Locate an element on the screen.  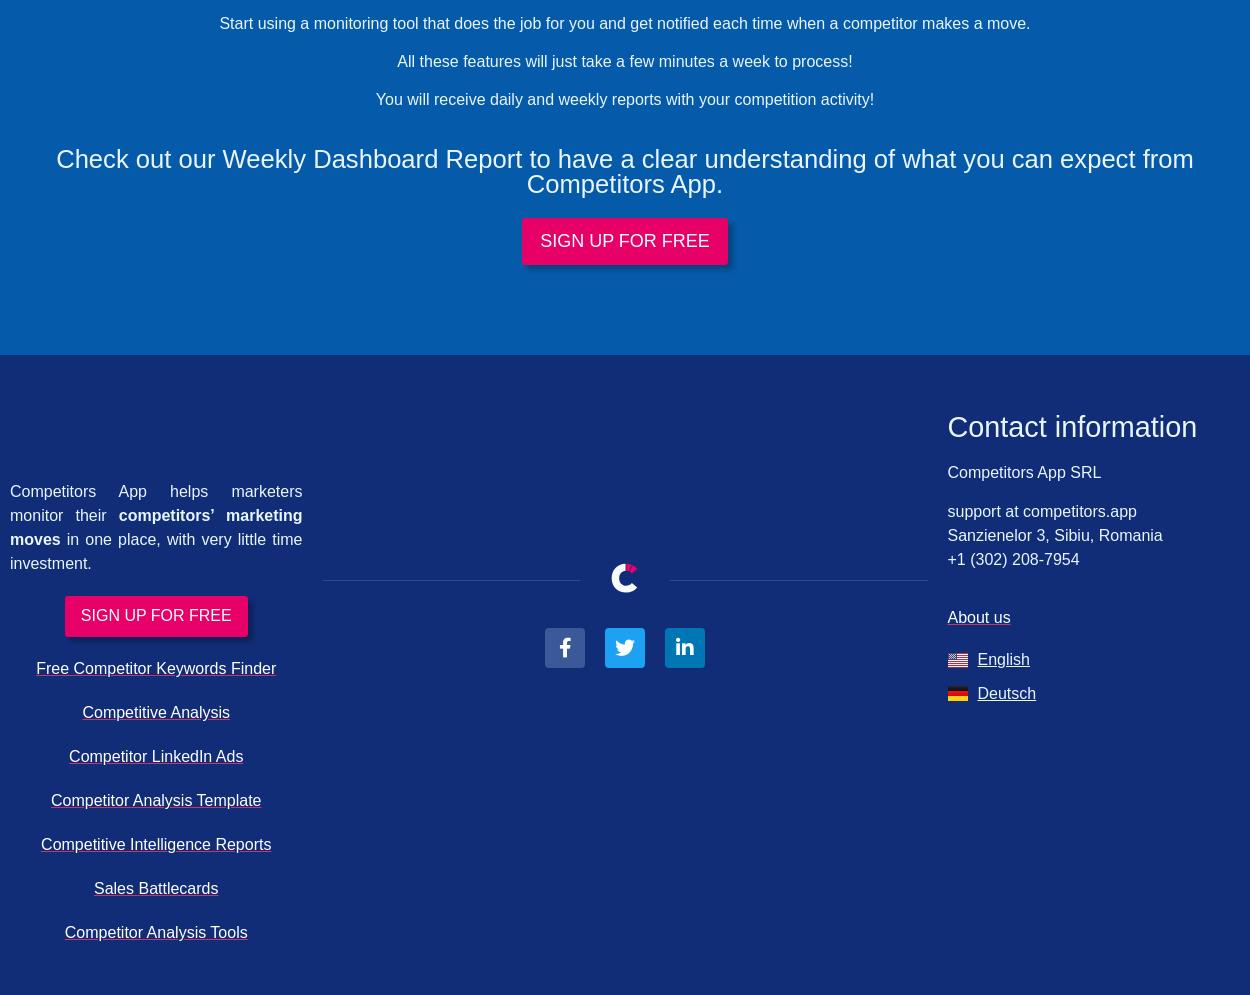
'Competitors App helps marketers monitor their' is located at coordinates (156, 501).